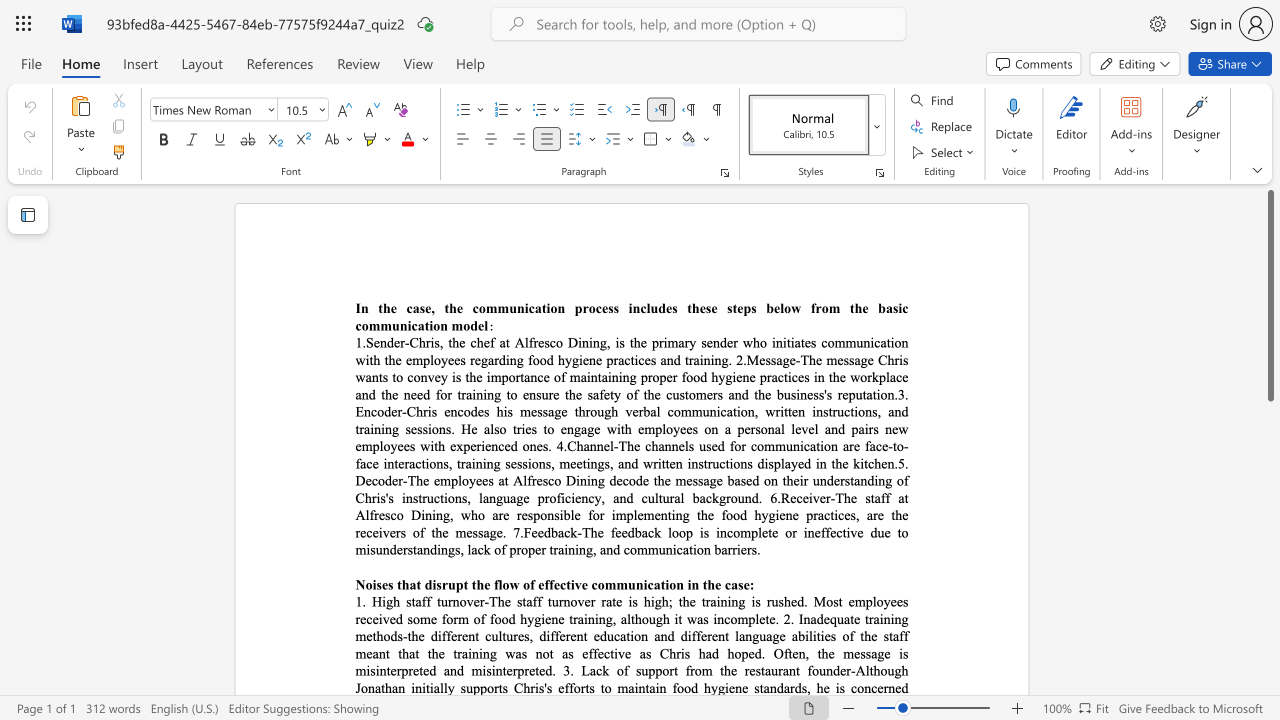 Image resolution: width=1280 pixels, height=720 pixels. Describe the element at coordinates (436, 480) in the screenshot. I see `the 64th character "e" in the text` at that location.